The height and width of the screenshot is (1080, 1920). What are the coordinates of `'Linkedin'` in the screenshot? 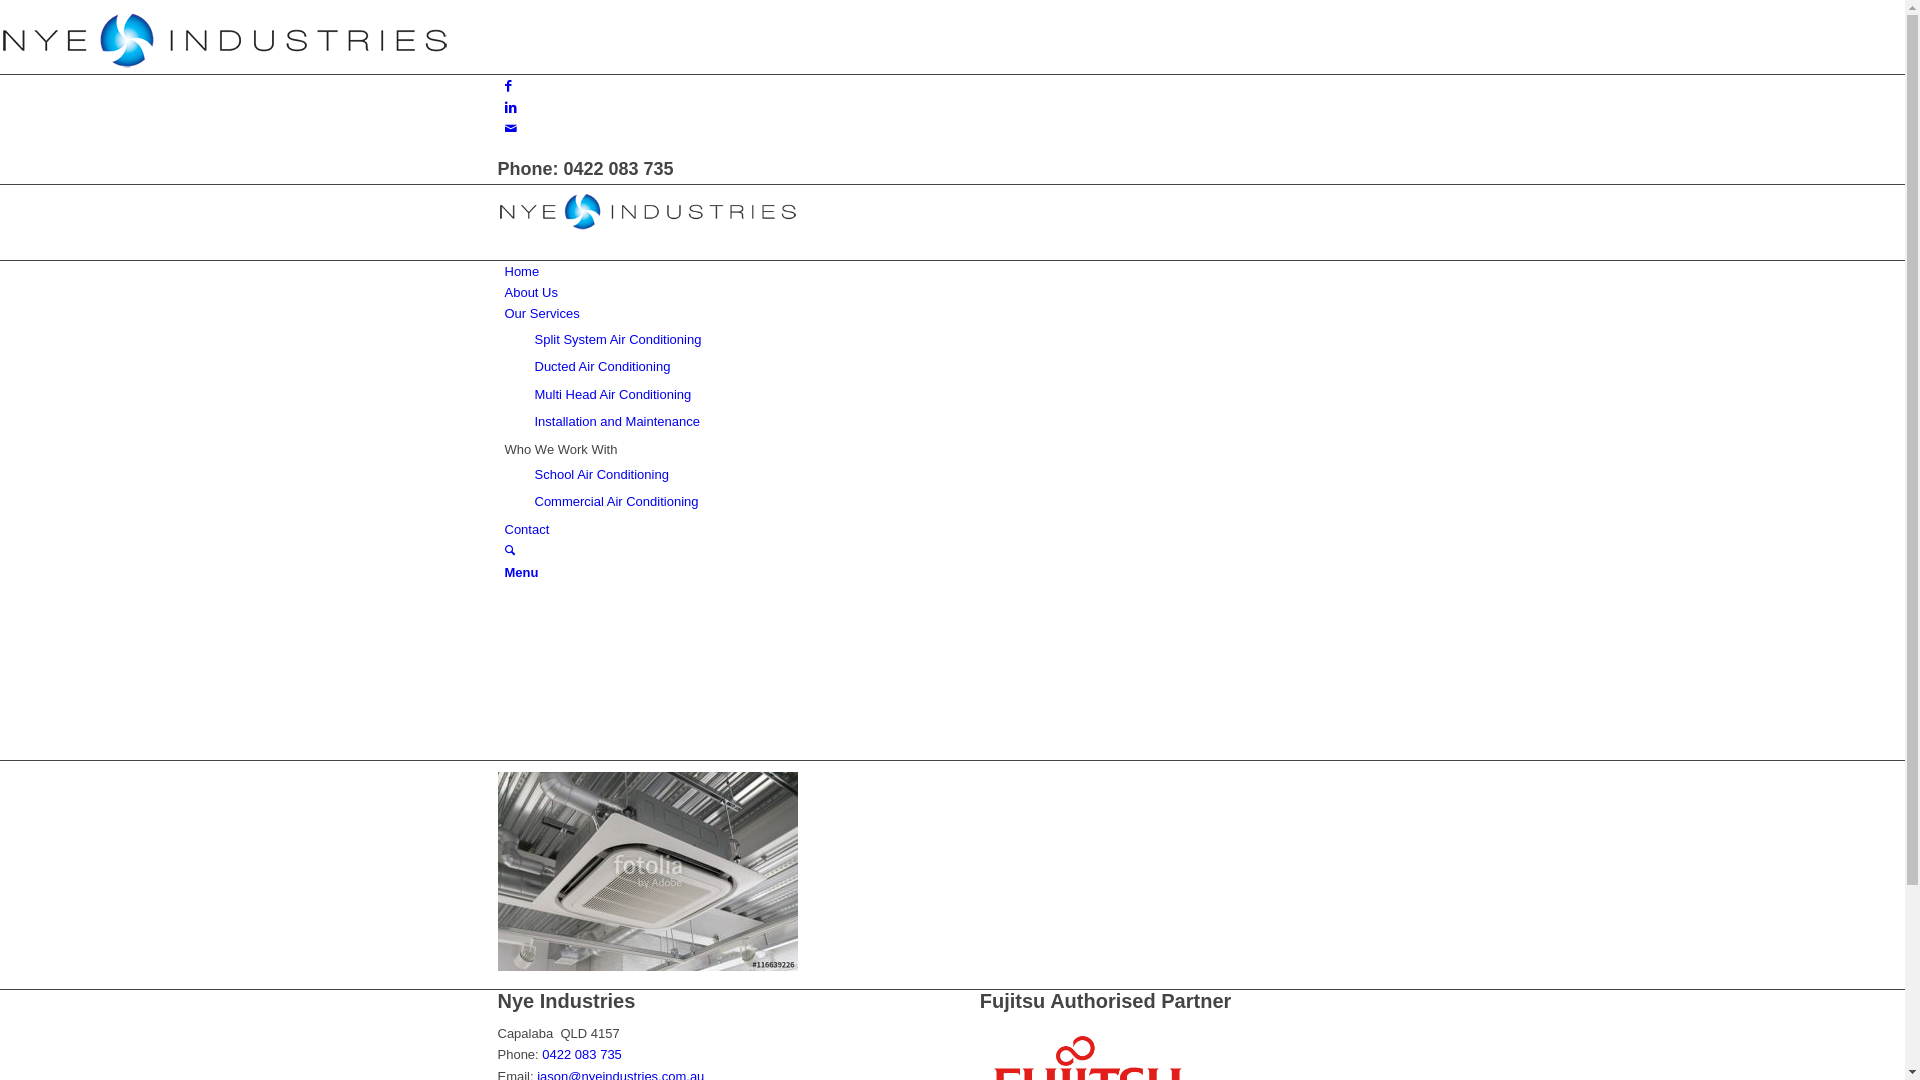 It's located at (509, 107).